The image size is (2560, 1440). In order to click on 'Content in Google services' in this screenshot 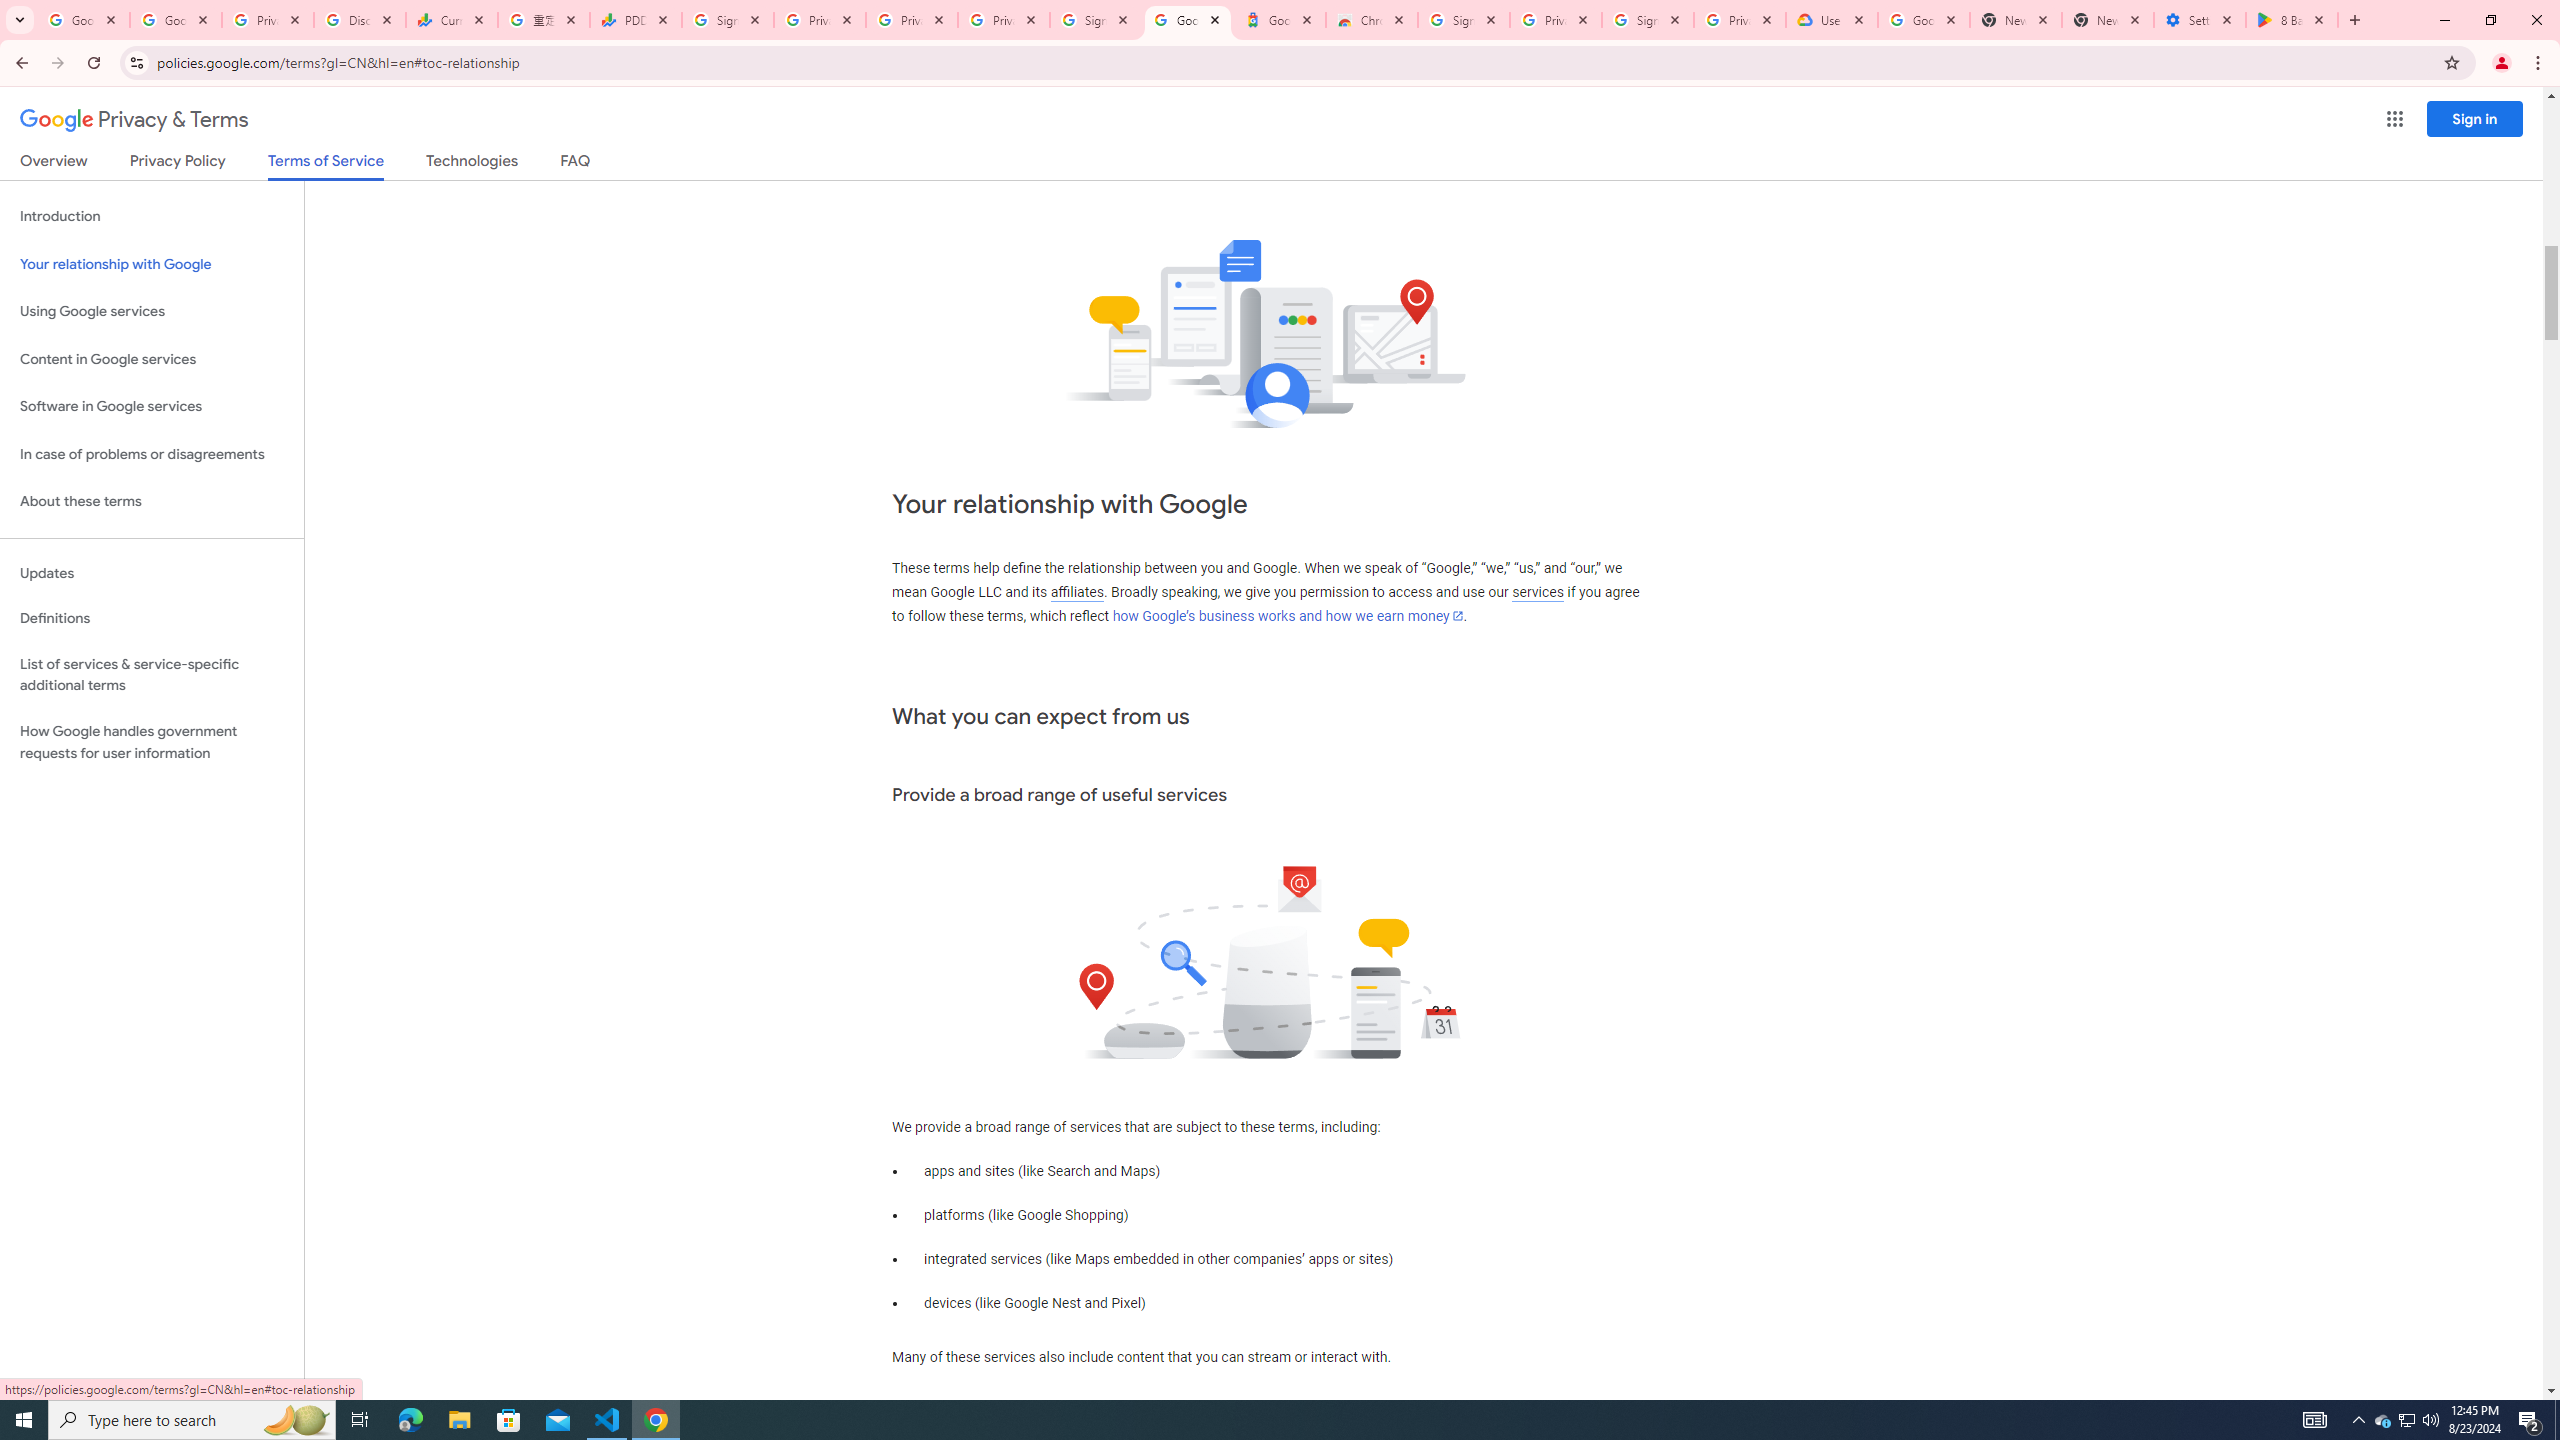, I will do `click(151, 360)`.